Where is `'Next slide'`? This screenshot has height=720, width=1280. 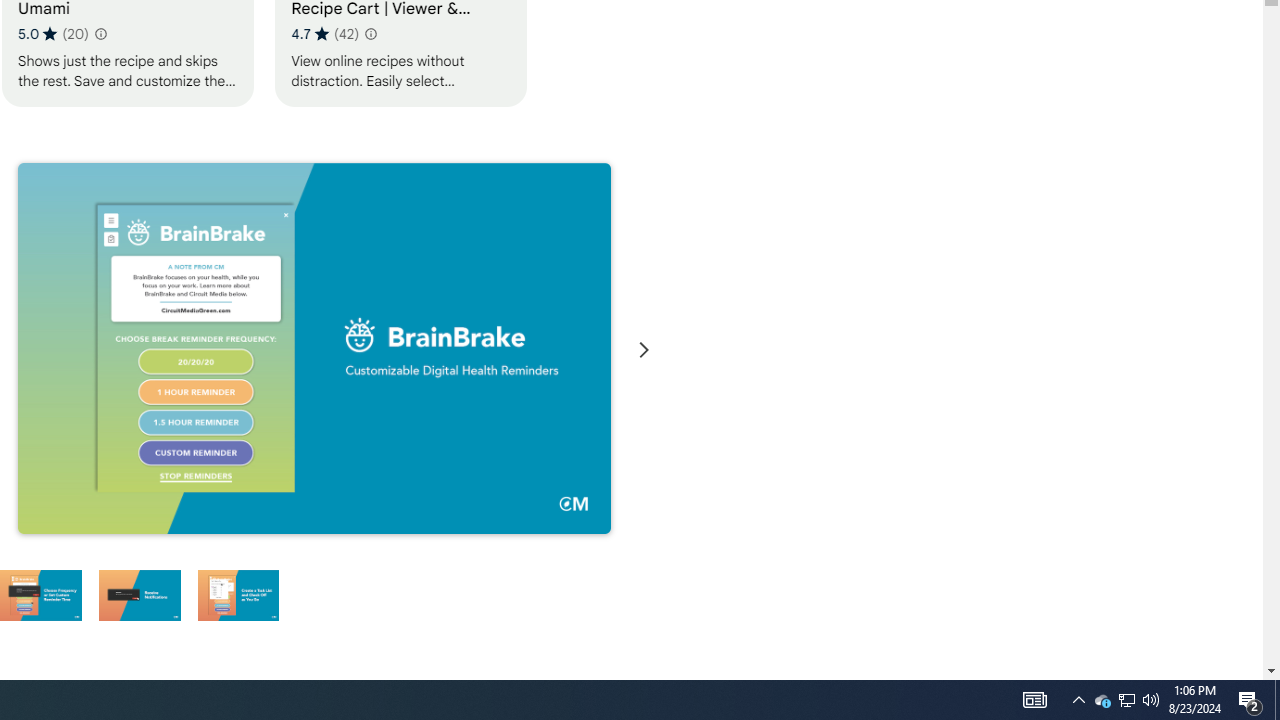 'Next slide' is located at coordinates (643, 349).